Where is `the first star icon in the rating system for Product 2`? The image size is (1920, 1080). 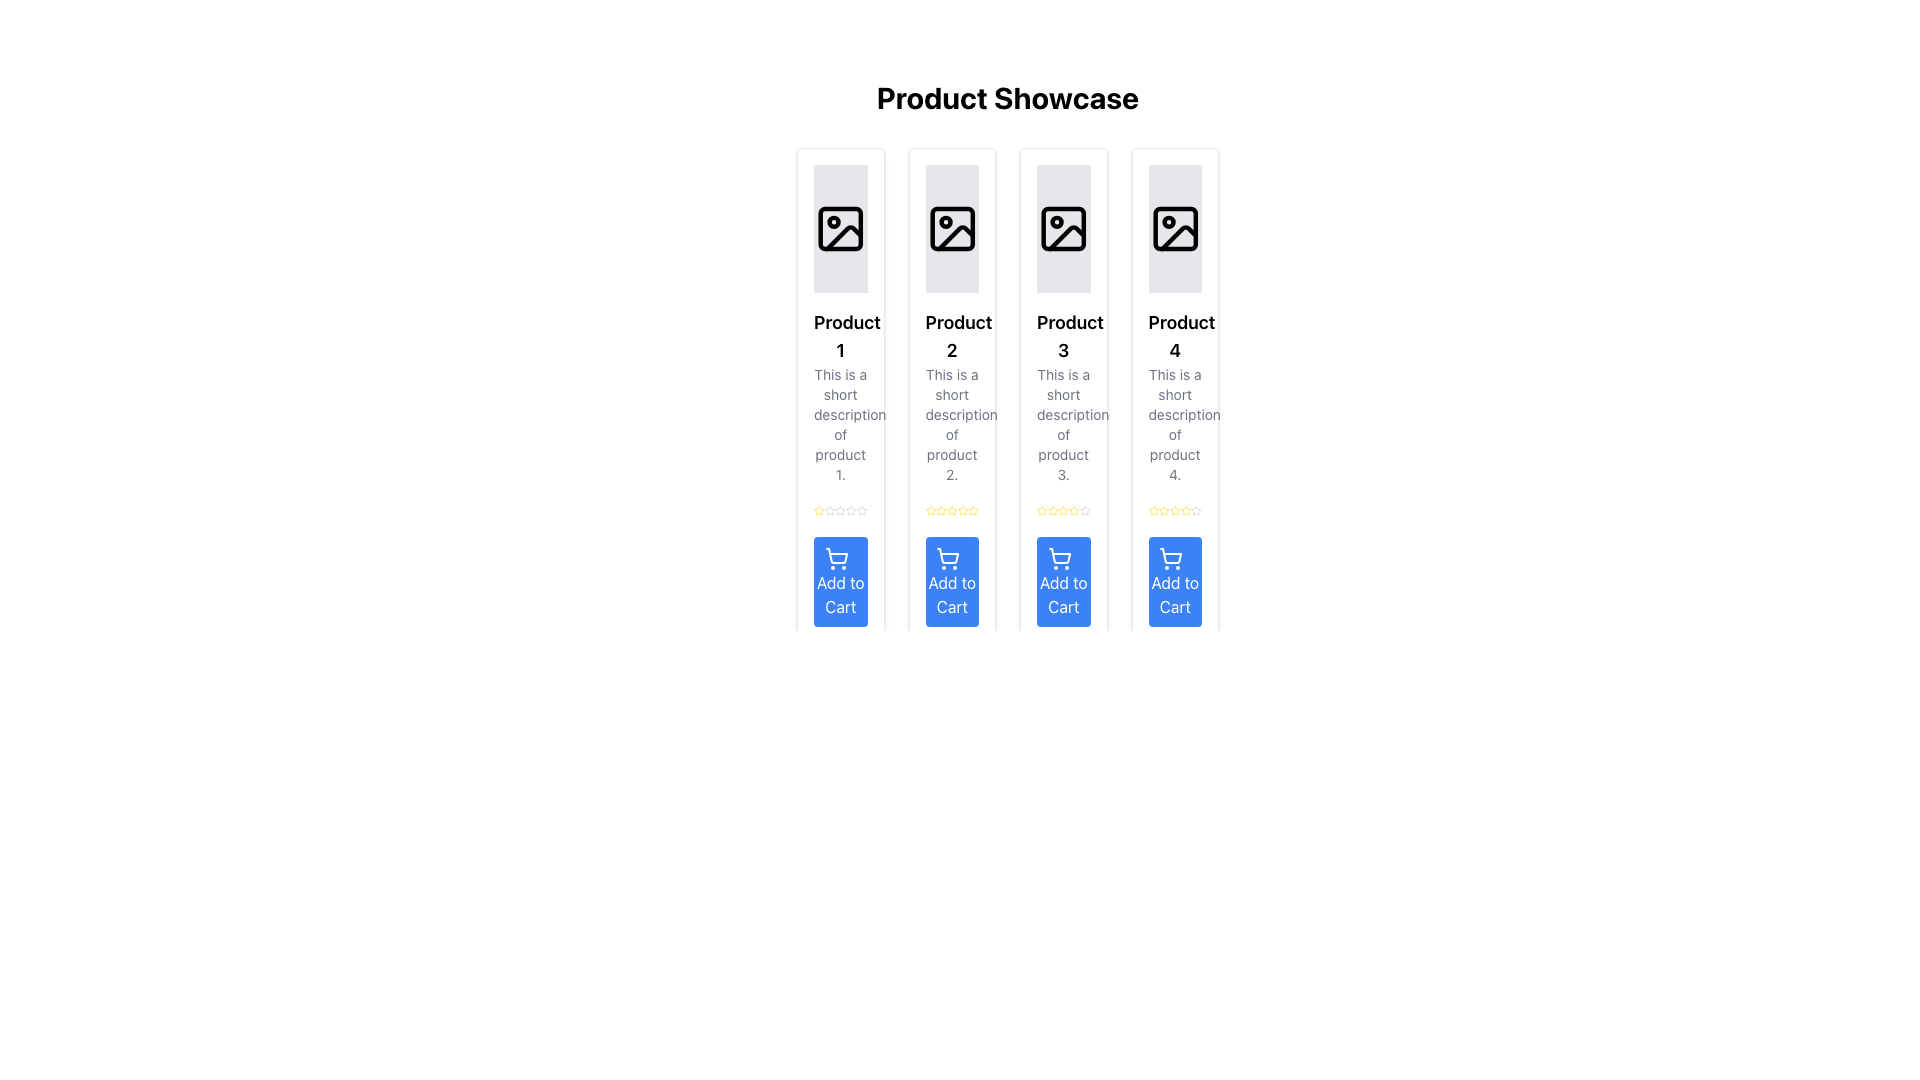 the first star icon in the rating system for Product 2 is located at coordinates (929, 509).